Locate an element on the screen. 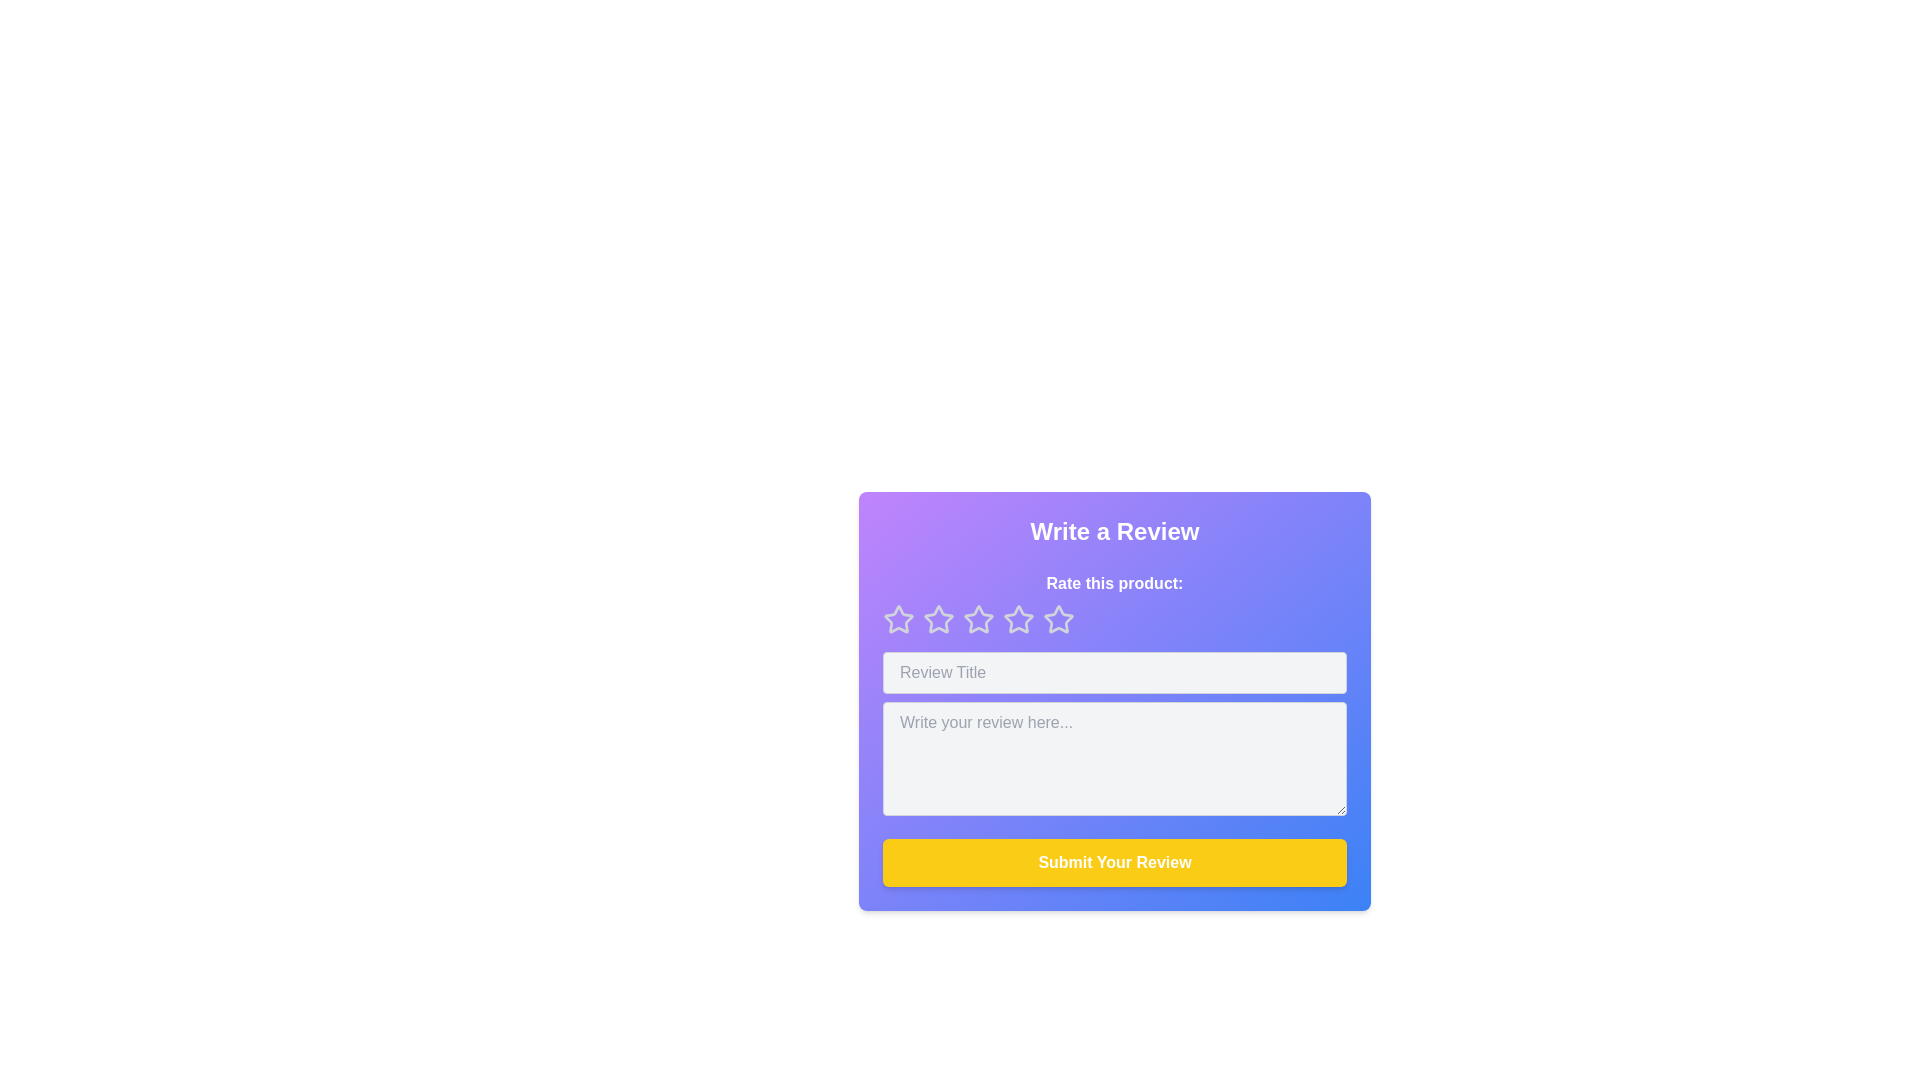 The image size is (1920, 1080). the third star icon button to rate it as '3 out of 5' in the product review interface is located at coordinates (979, 619).